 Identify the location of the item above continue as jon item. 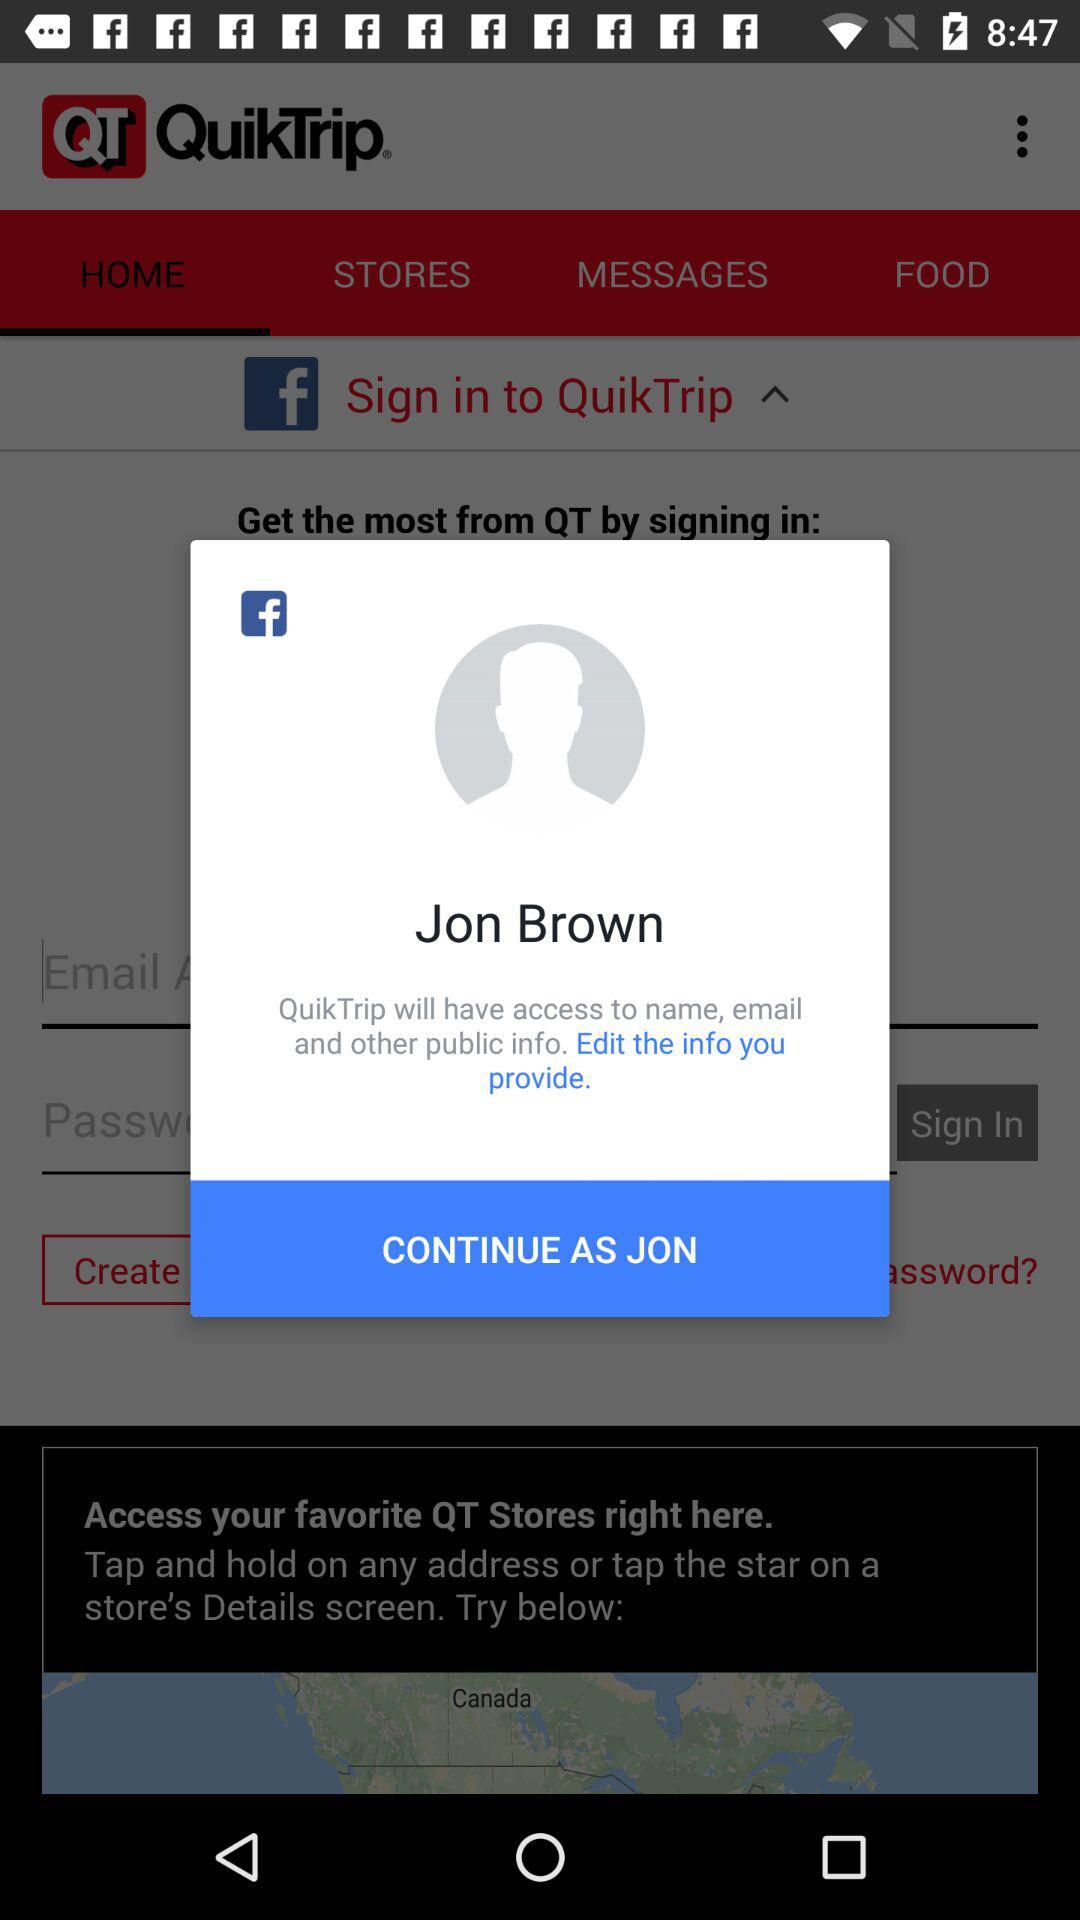
(540, 1041).